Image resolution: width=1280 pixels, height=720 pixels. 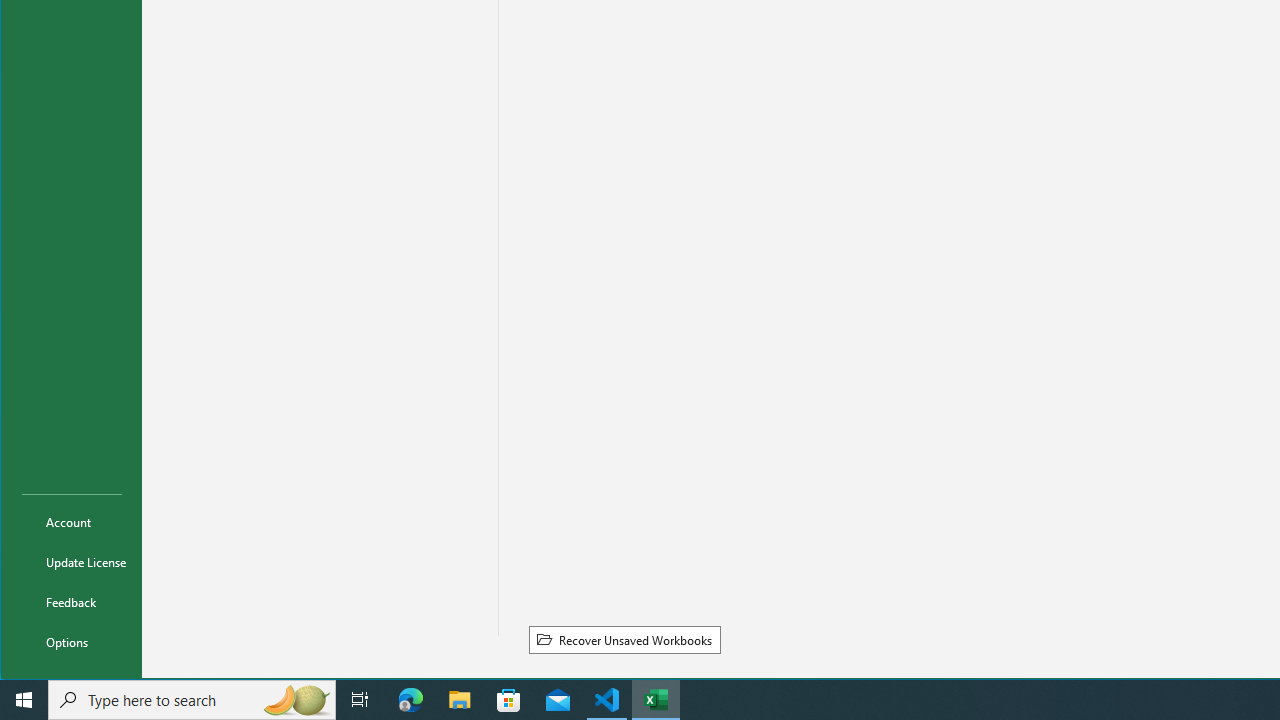 I want to click on 'Recover Unsaved Workbooks', so click(x=623, y=639).